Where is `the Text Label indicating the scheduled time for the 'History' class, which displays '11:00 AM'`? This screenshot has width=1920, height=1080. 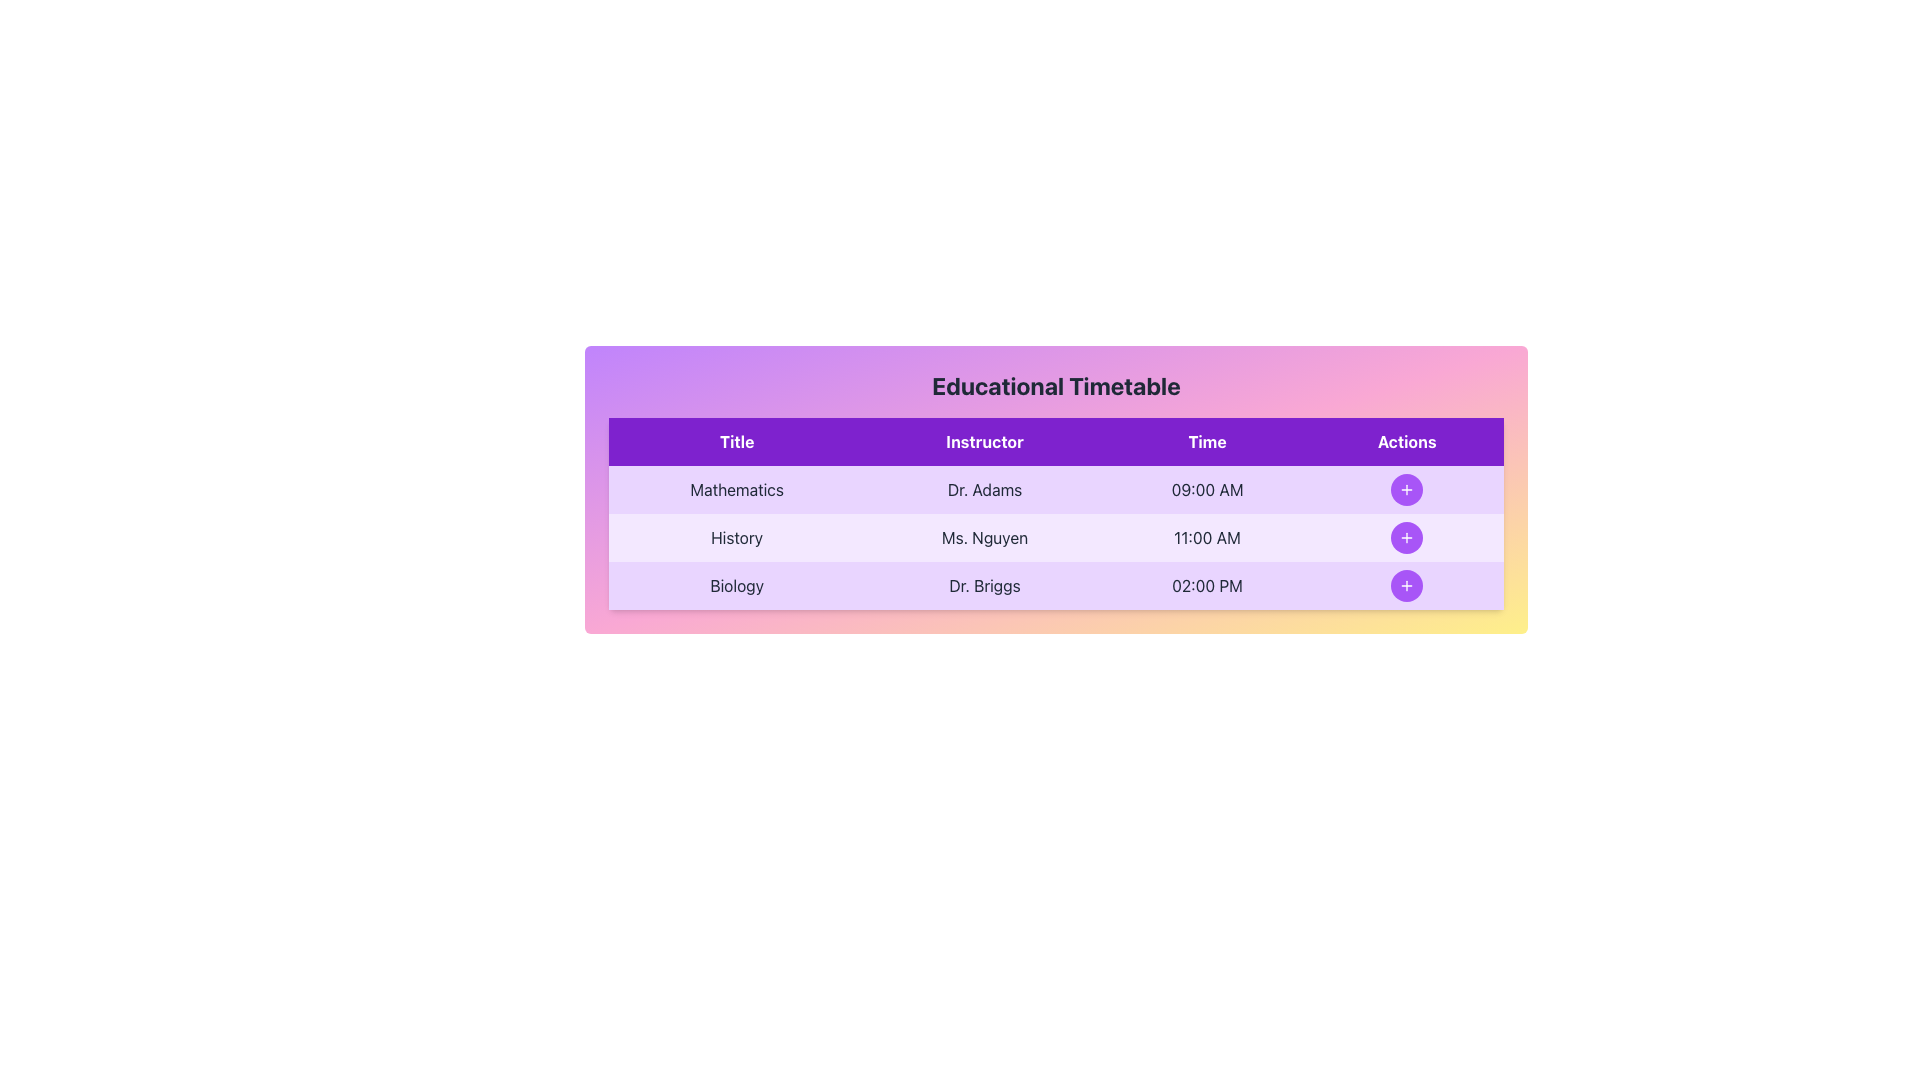 the Text Label indicating the scheduled time for the 'History' class, which displays '11:00 AM' is located at coordinates (1206, 536).